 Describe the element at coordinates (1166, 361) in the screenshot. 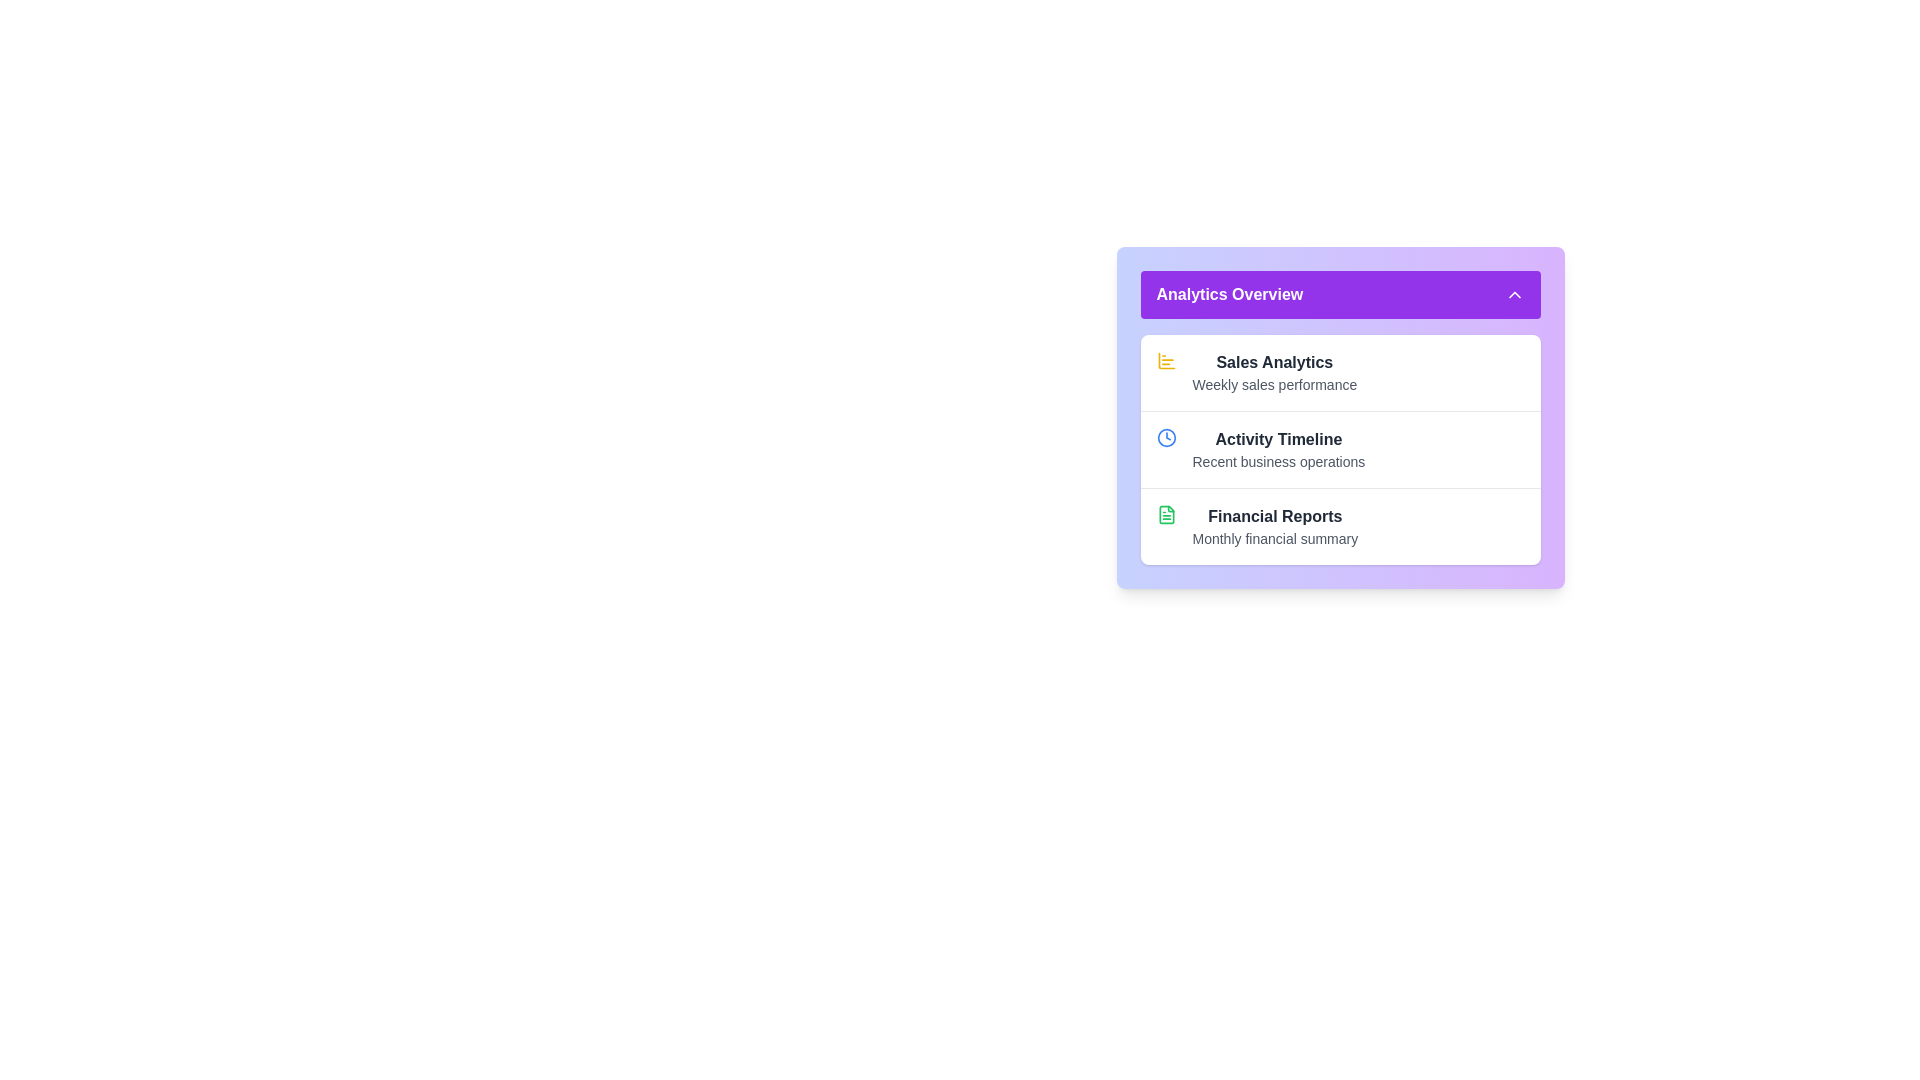

I see `the bar chart icon representing the 'Sales Analytics' card in the 'Analytics Overview' section by clicking on it` at that location.